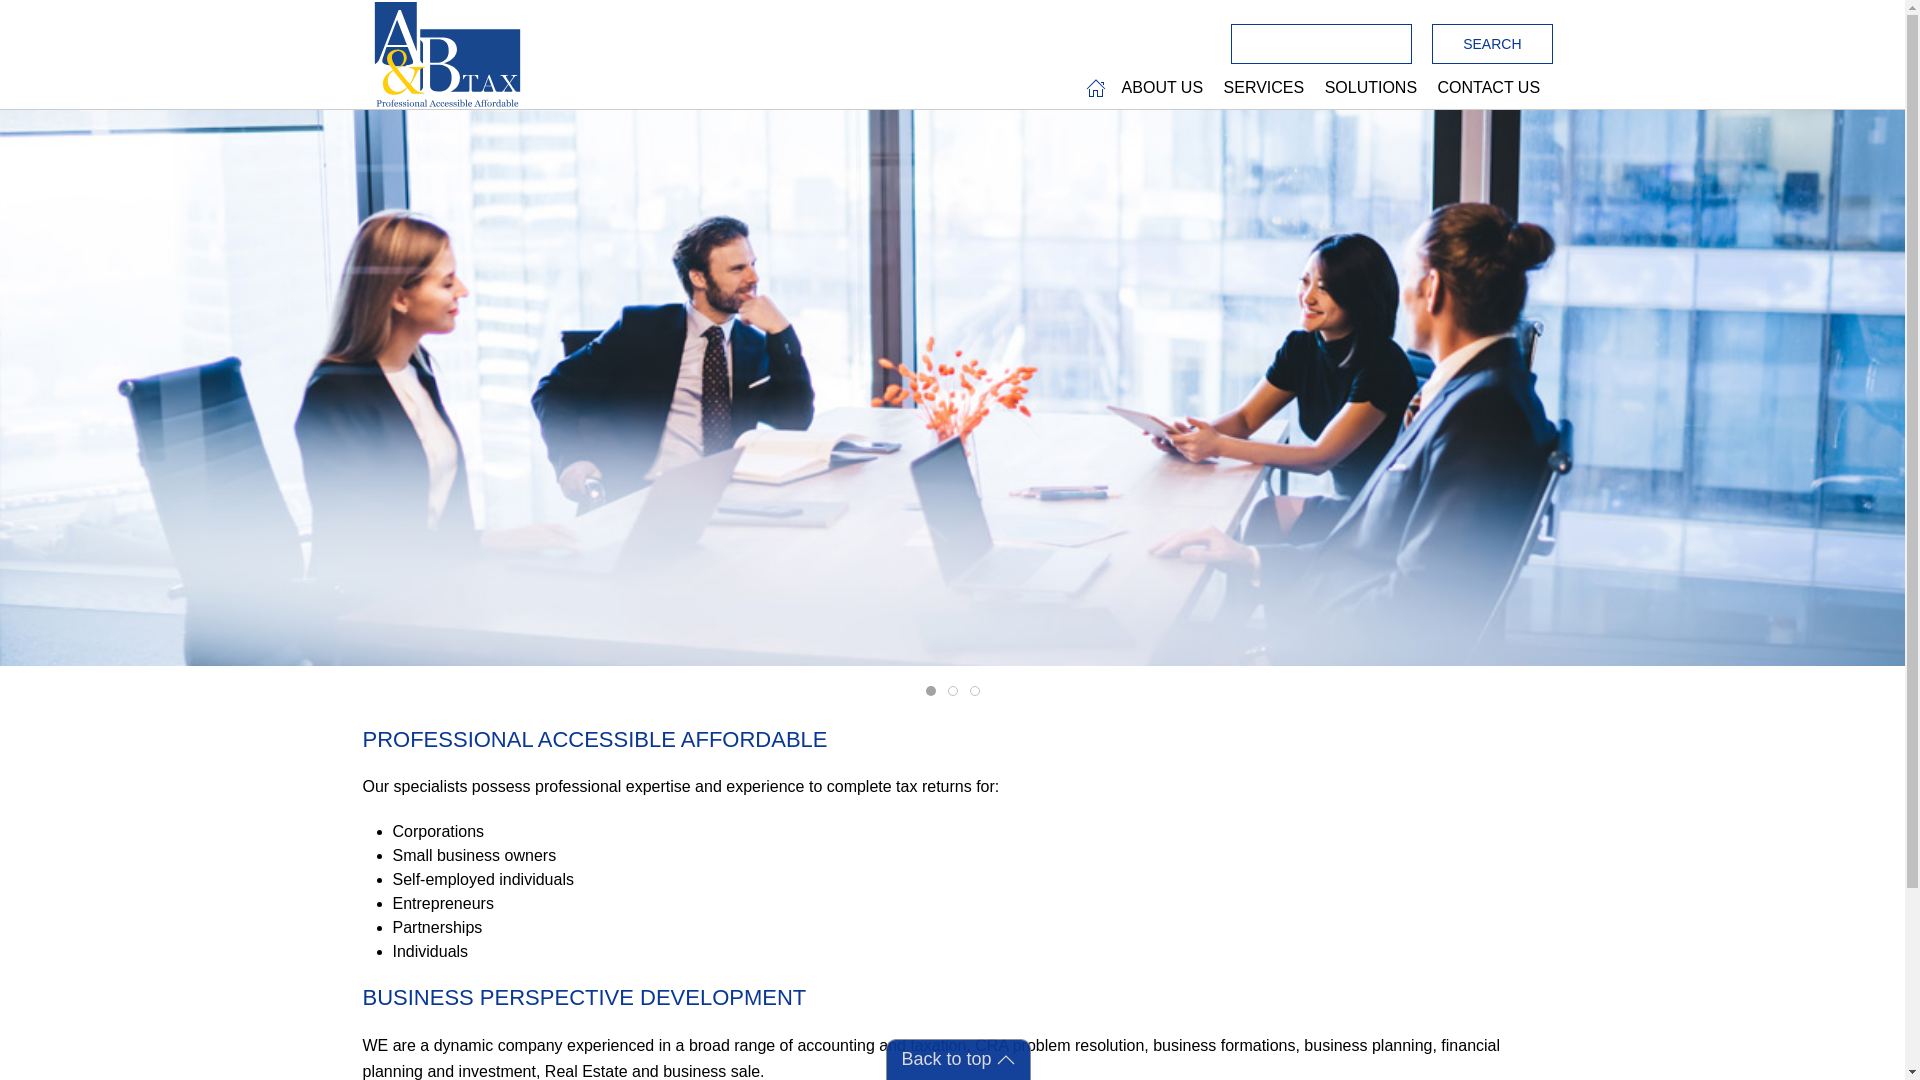 The width and height of the screenshot is (1920, 1080). Describe the element at coordinates (1491, 87) in the screenshot. I see `'CONTACT US '` at that location.